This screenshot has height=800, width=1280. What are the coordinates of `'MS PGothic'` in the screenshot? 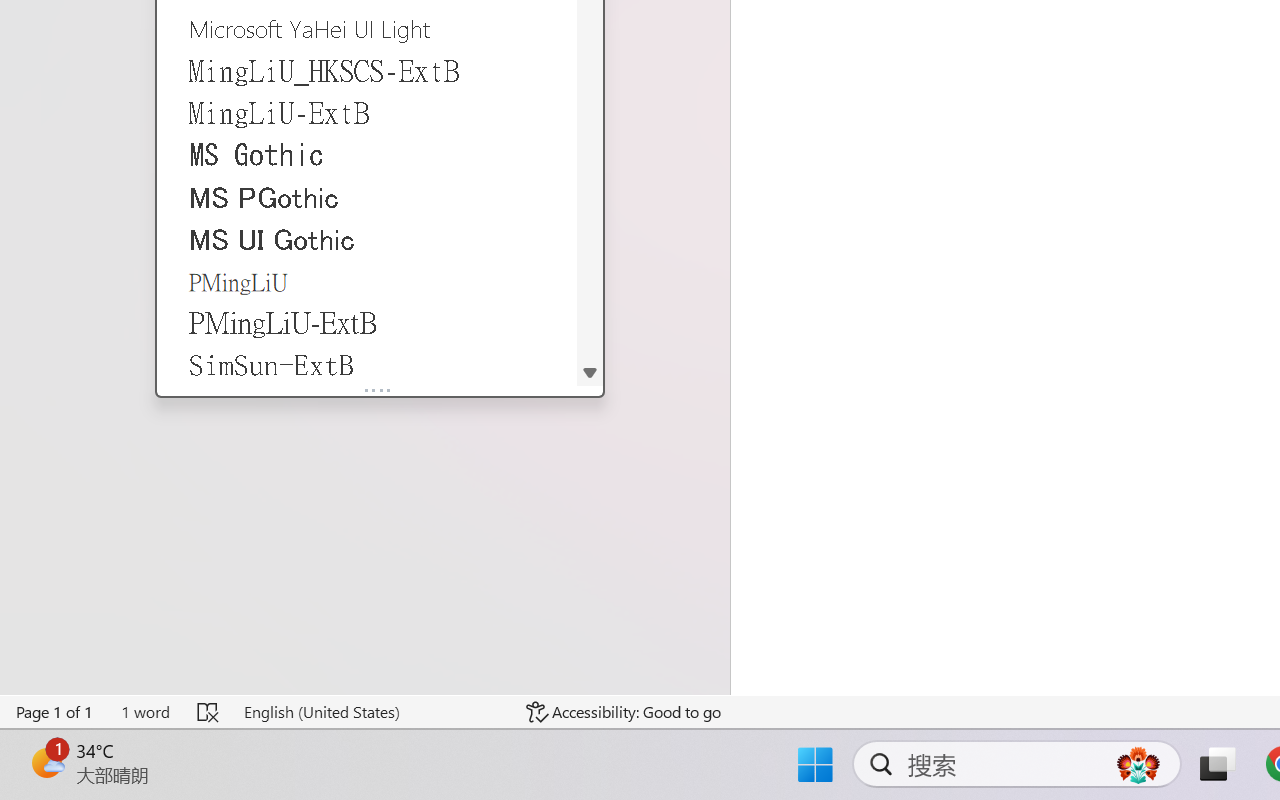 It's located at (367, 195).